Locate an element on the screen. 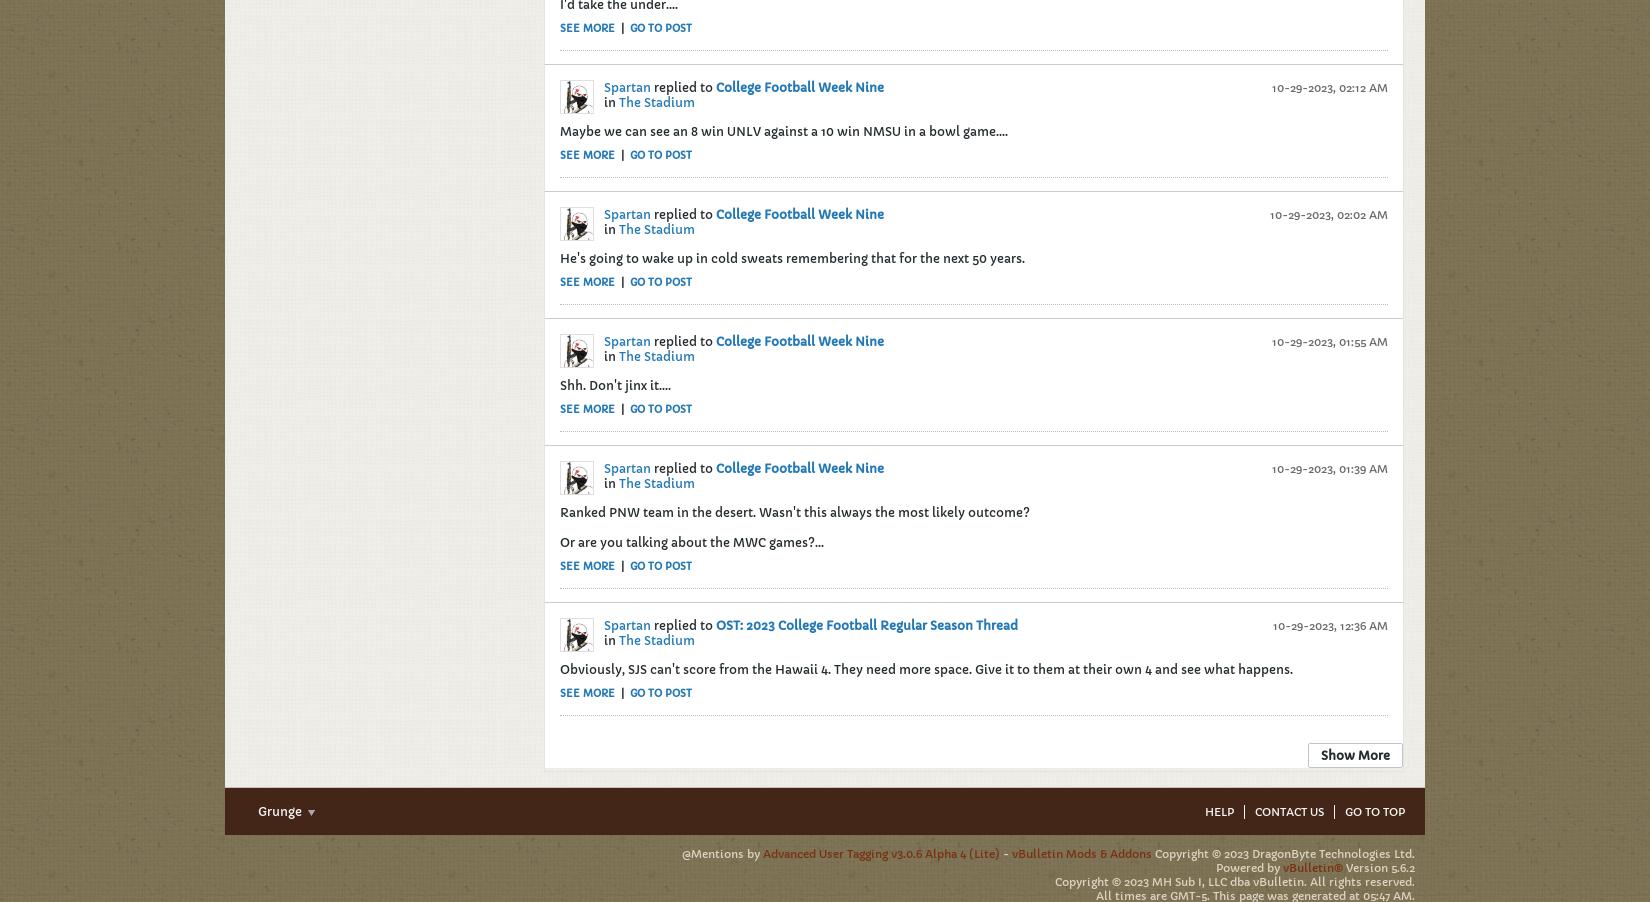 This screenshot has height=902, width=1650. 'Contact Us' is located at coordinates (1288, 810).